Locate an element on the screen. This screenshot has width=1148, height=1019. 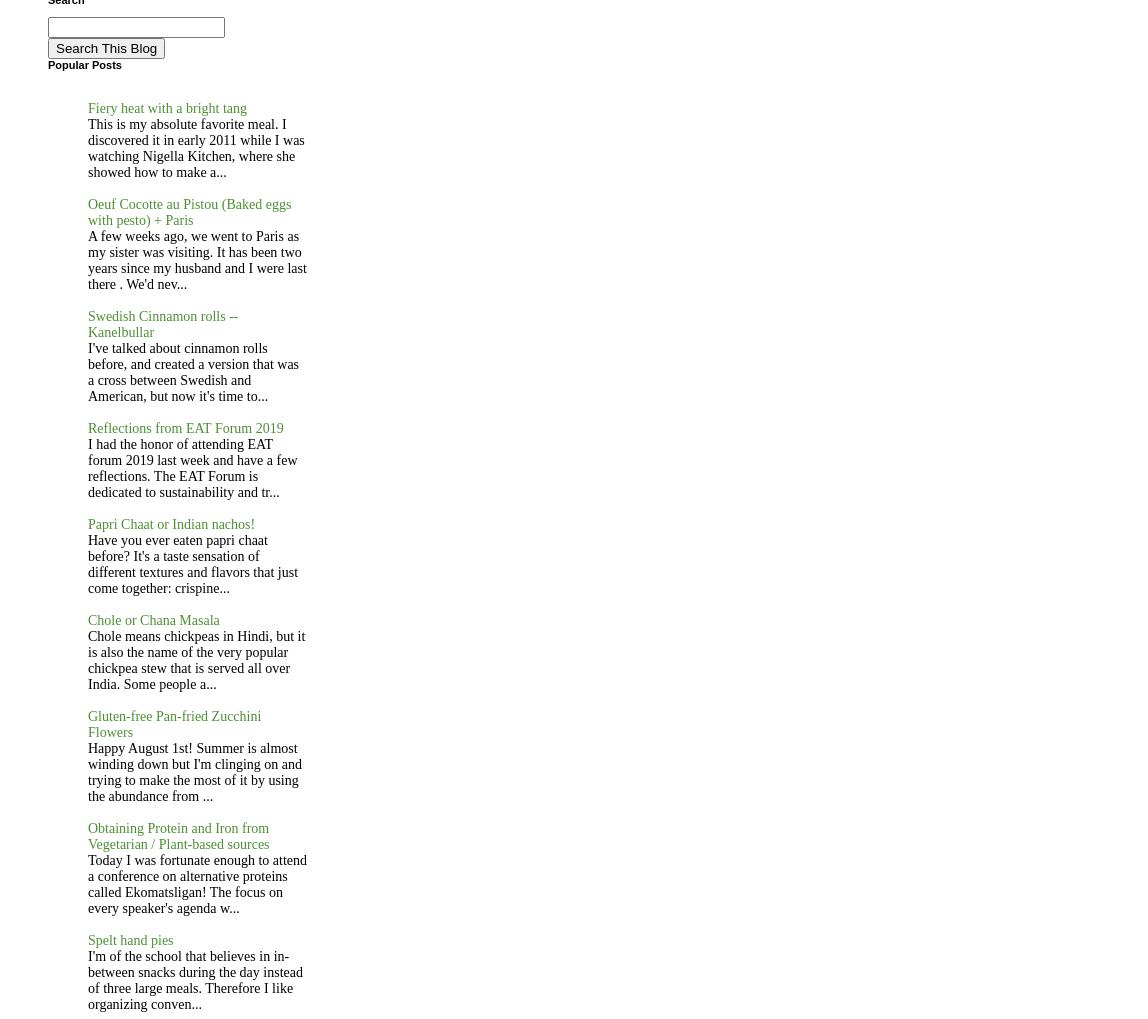
'Papri Chaat or Indian nachos!' is located at coordinates (88, 523).